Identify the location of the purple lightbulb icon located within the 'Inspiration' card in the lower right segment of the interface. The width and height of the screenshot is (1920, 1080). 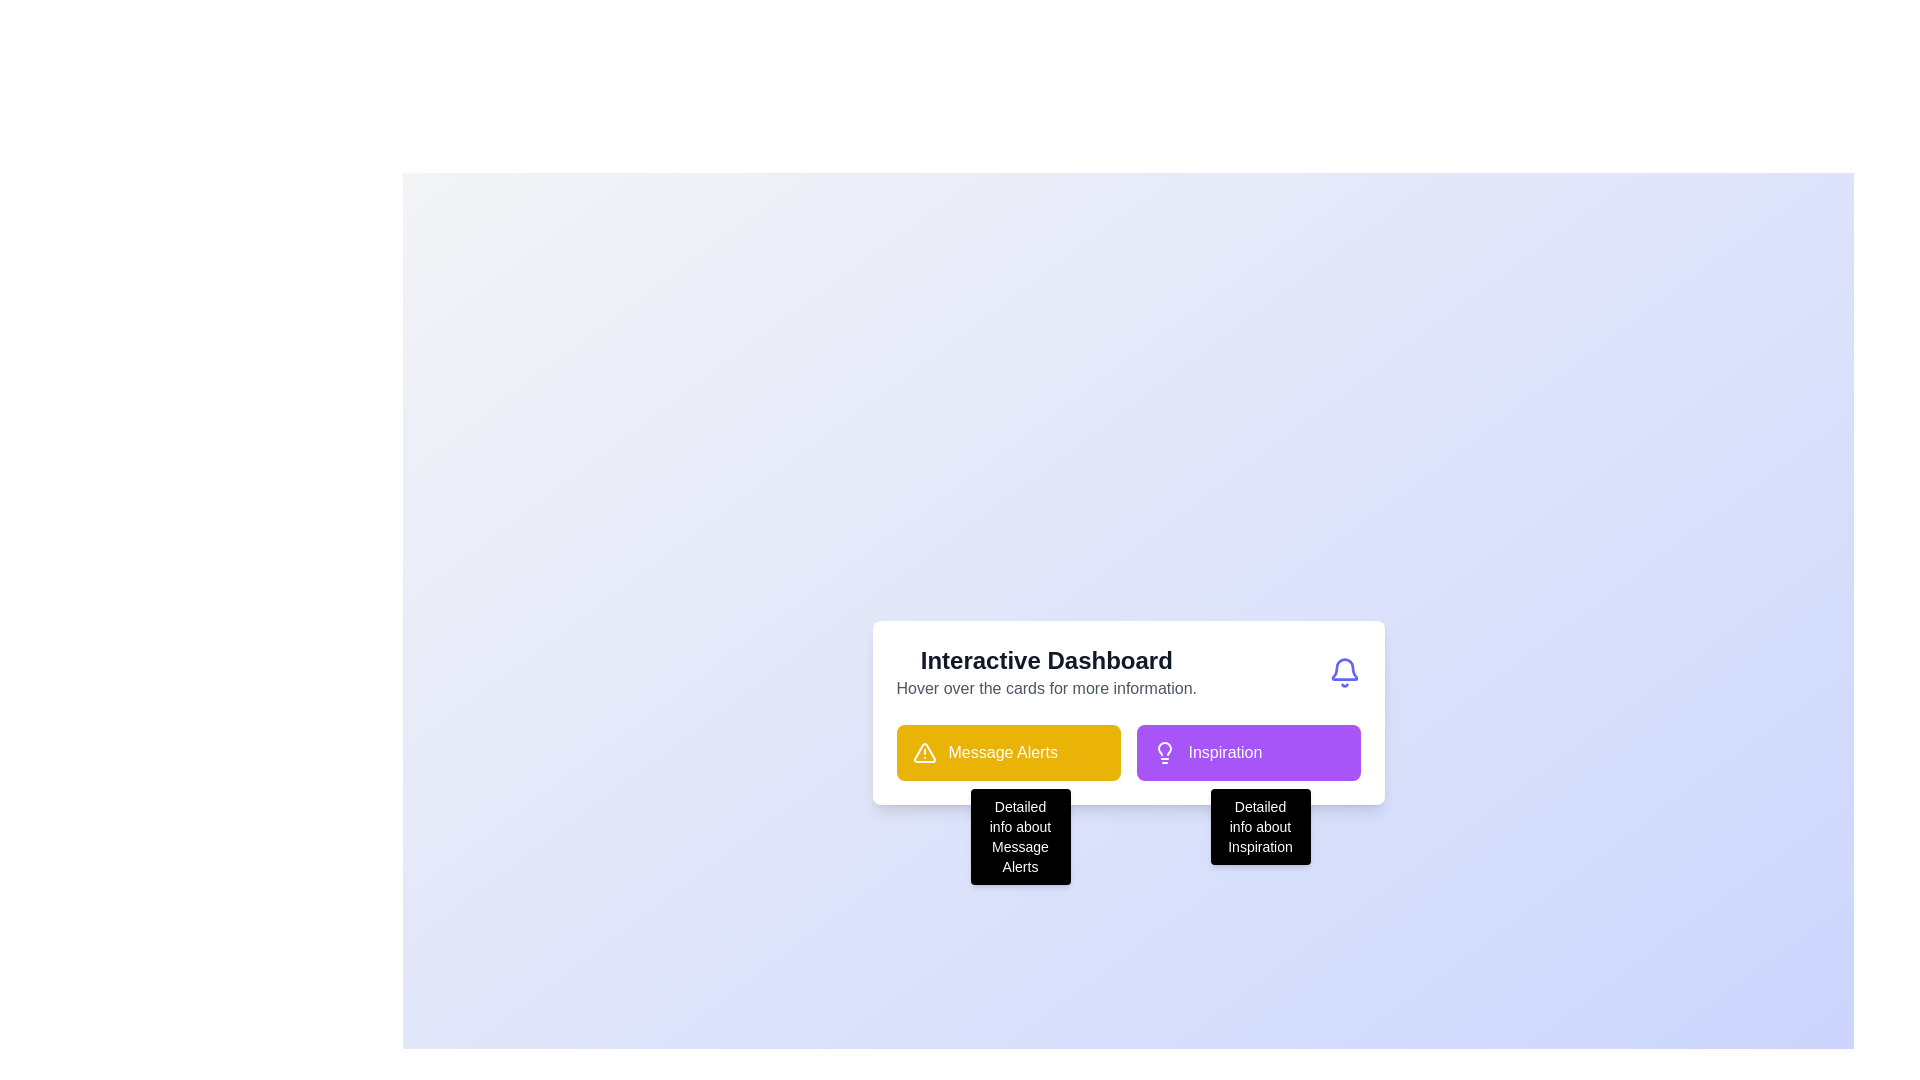
(1164, 752).